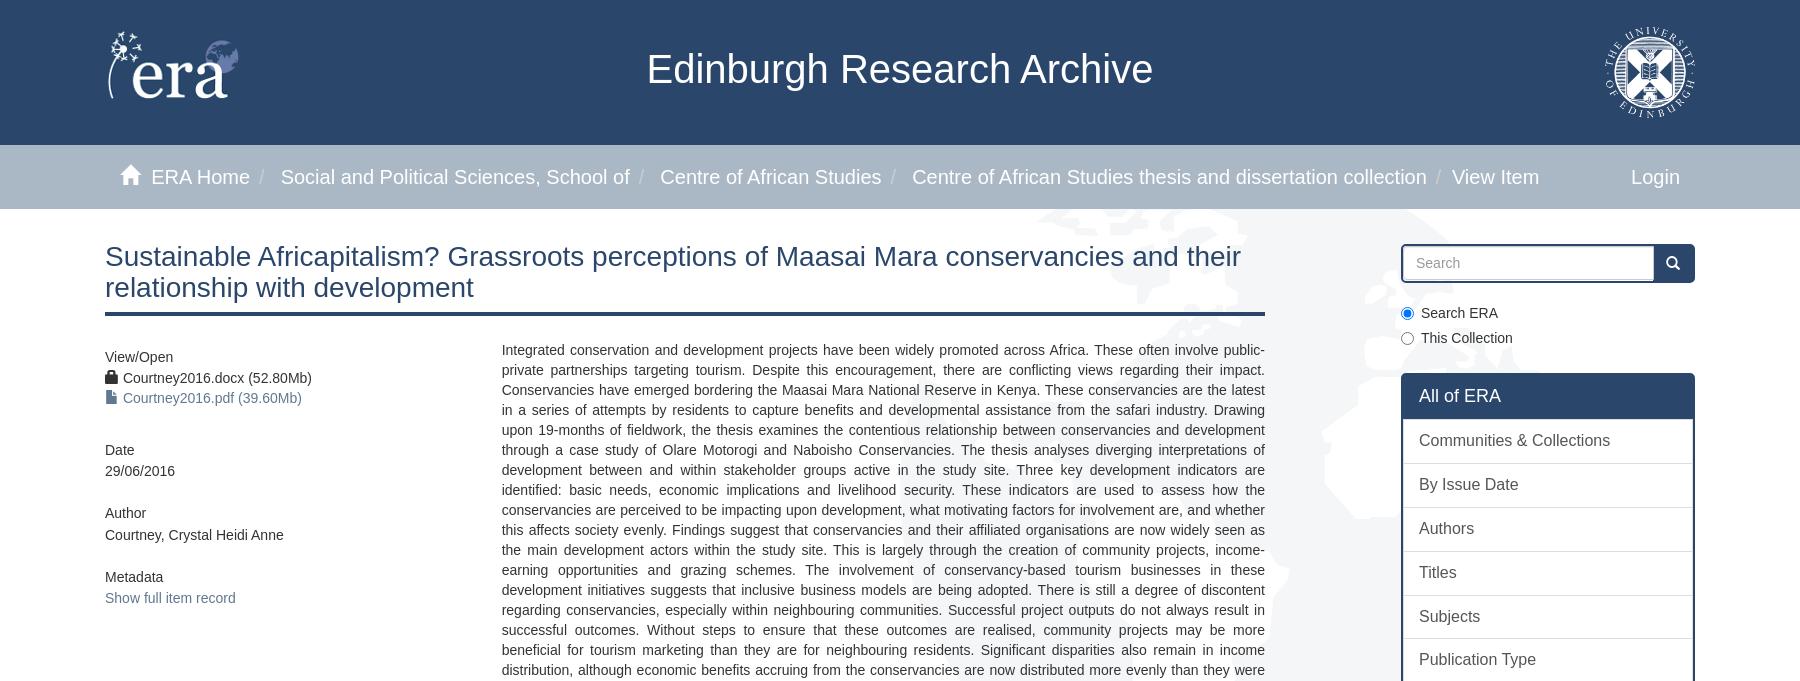 The height and width of the screenshot is (681, 1800). I want to click on 'Authors', so click(1445, 527).